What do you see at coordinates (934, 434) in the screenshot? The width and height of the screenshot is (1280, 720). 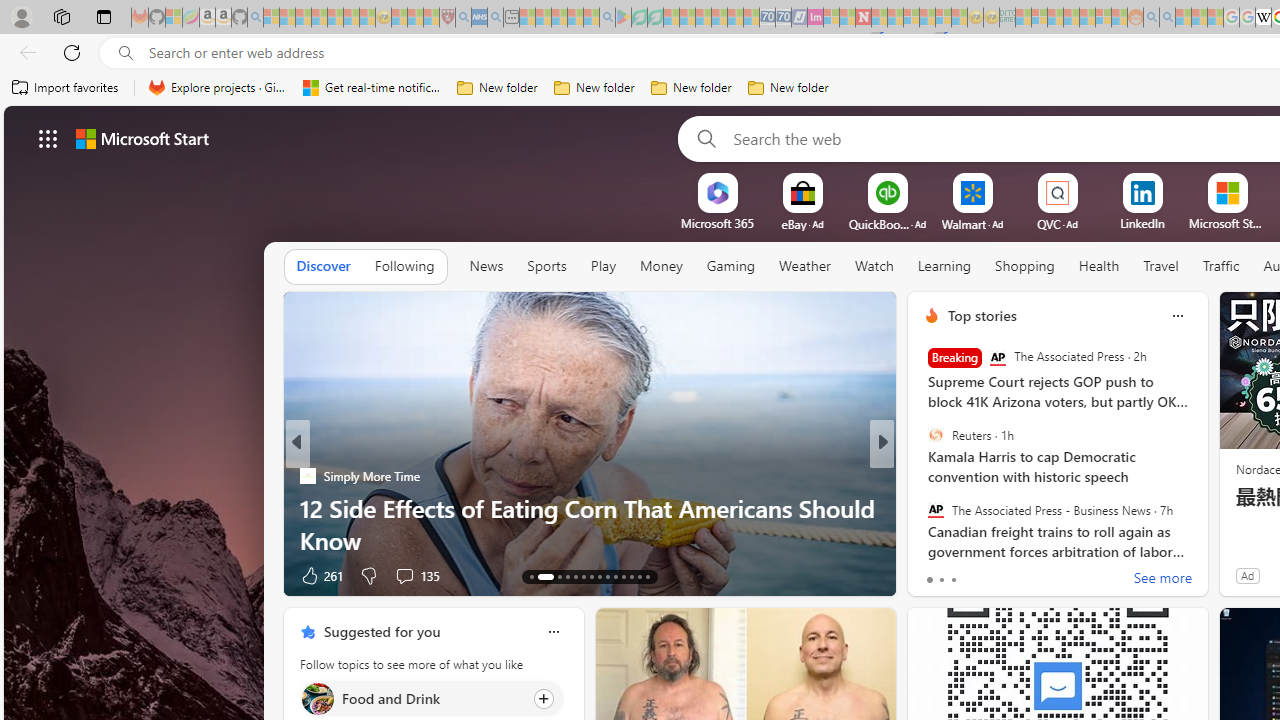 I see `'Reuters'` at bounding box center [934, 434].